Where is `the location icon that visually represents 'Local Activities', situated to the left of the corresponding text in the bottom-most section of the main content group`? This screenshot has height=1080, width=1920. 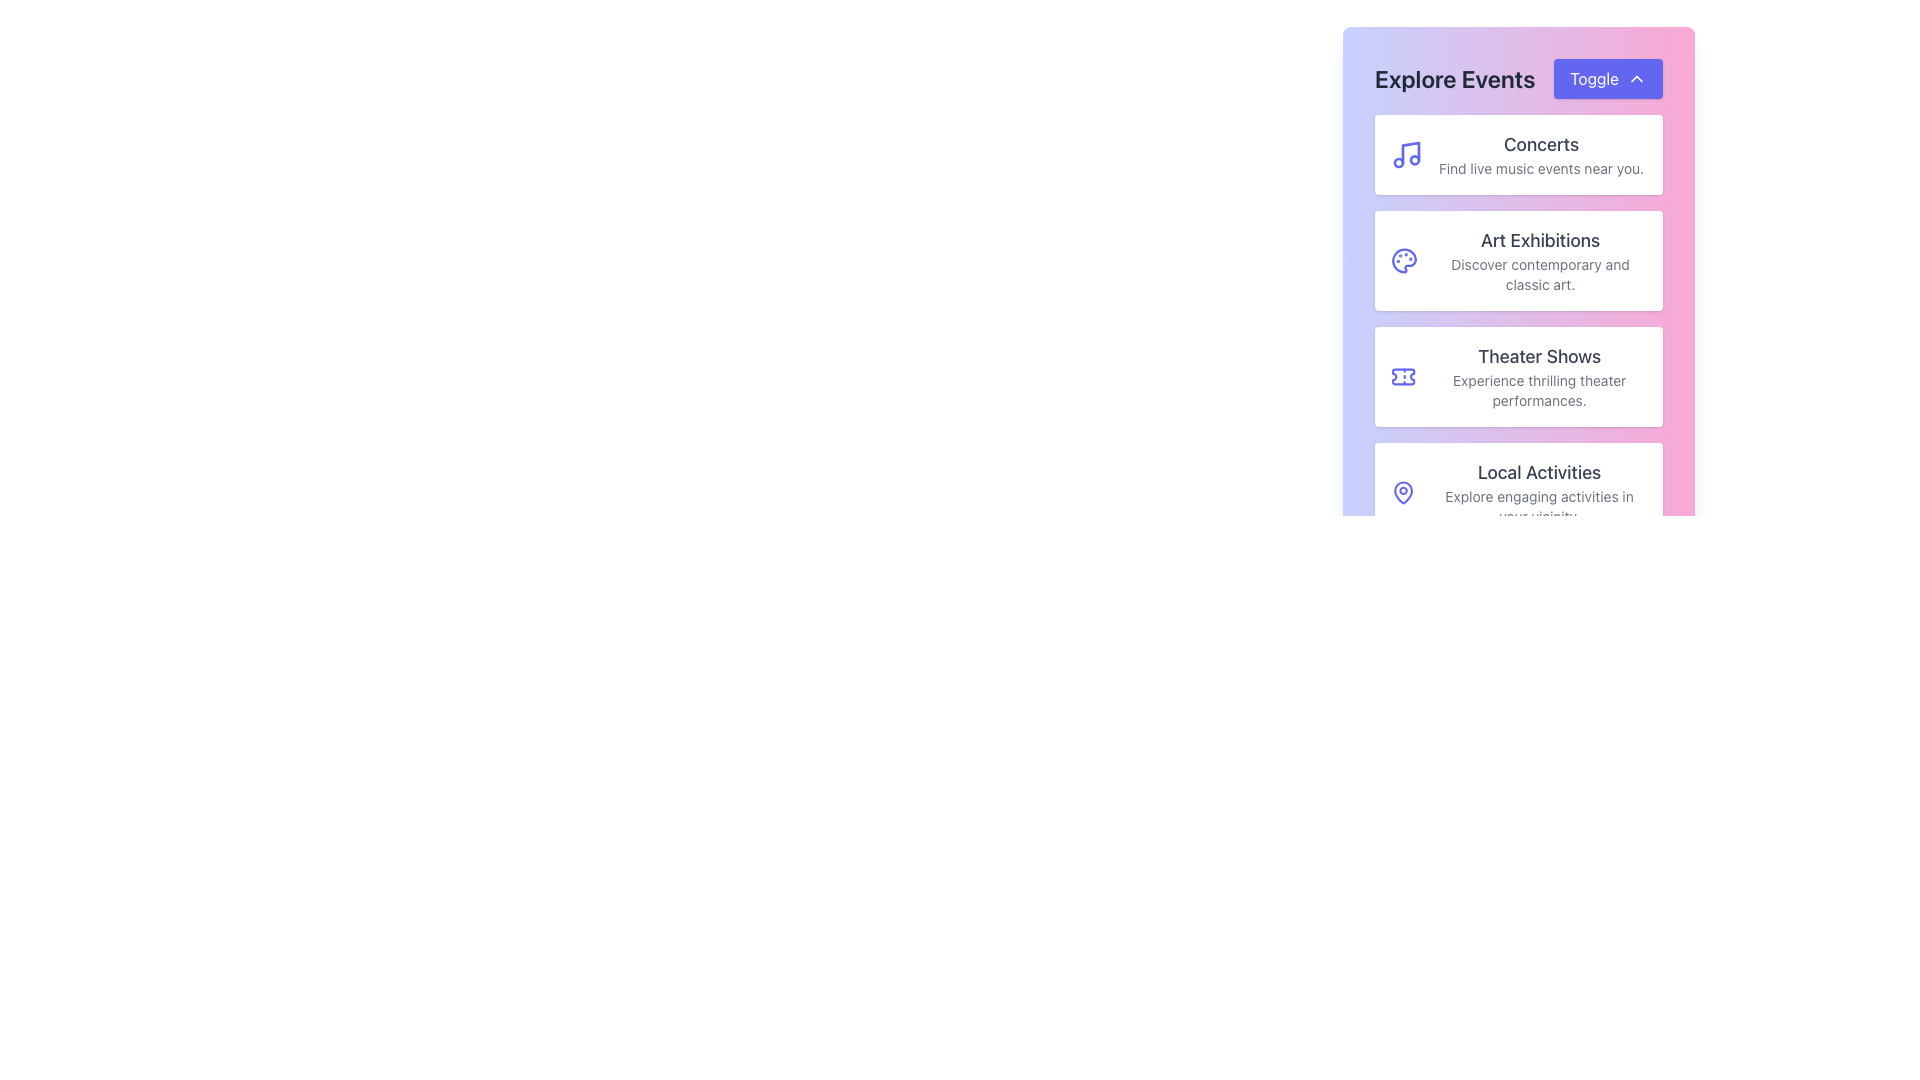 the location icon that visually represents 'Local Activities', situated to the left of the corresponding text in the bottom-most section of the main content group is located at coordinates (1402, 493).